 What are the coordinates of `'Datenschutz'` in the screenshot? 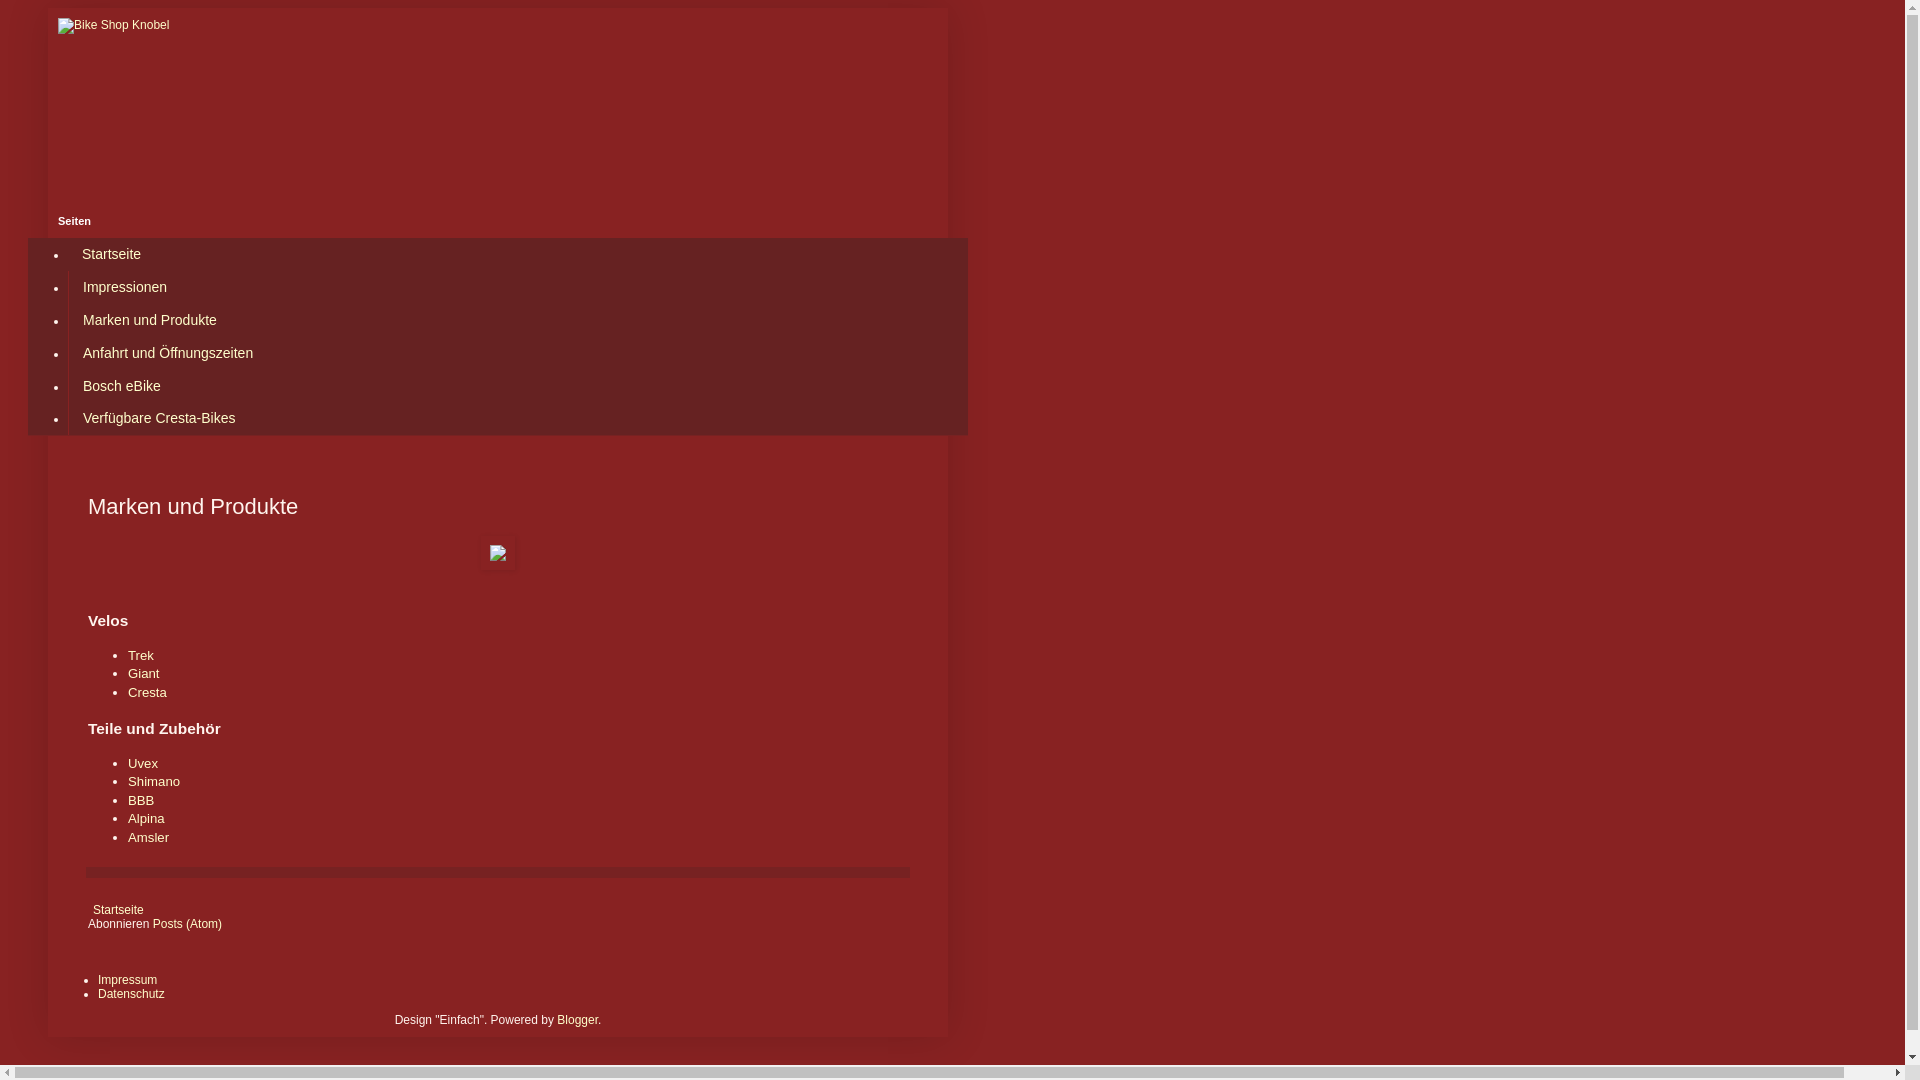 It's located at (130, 994).